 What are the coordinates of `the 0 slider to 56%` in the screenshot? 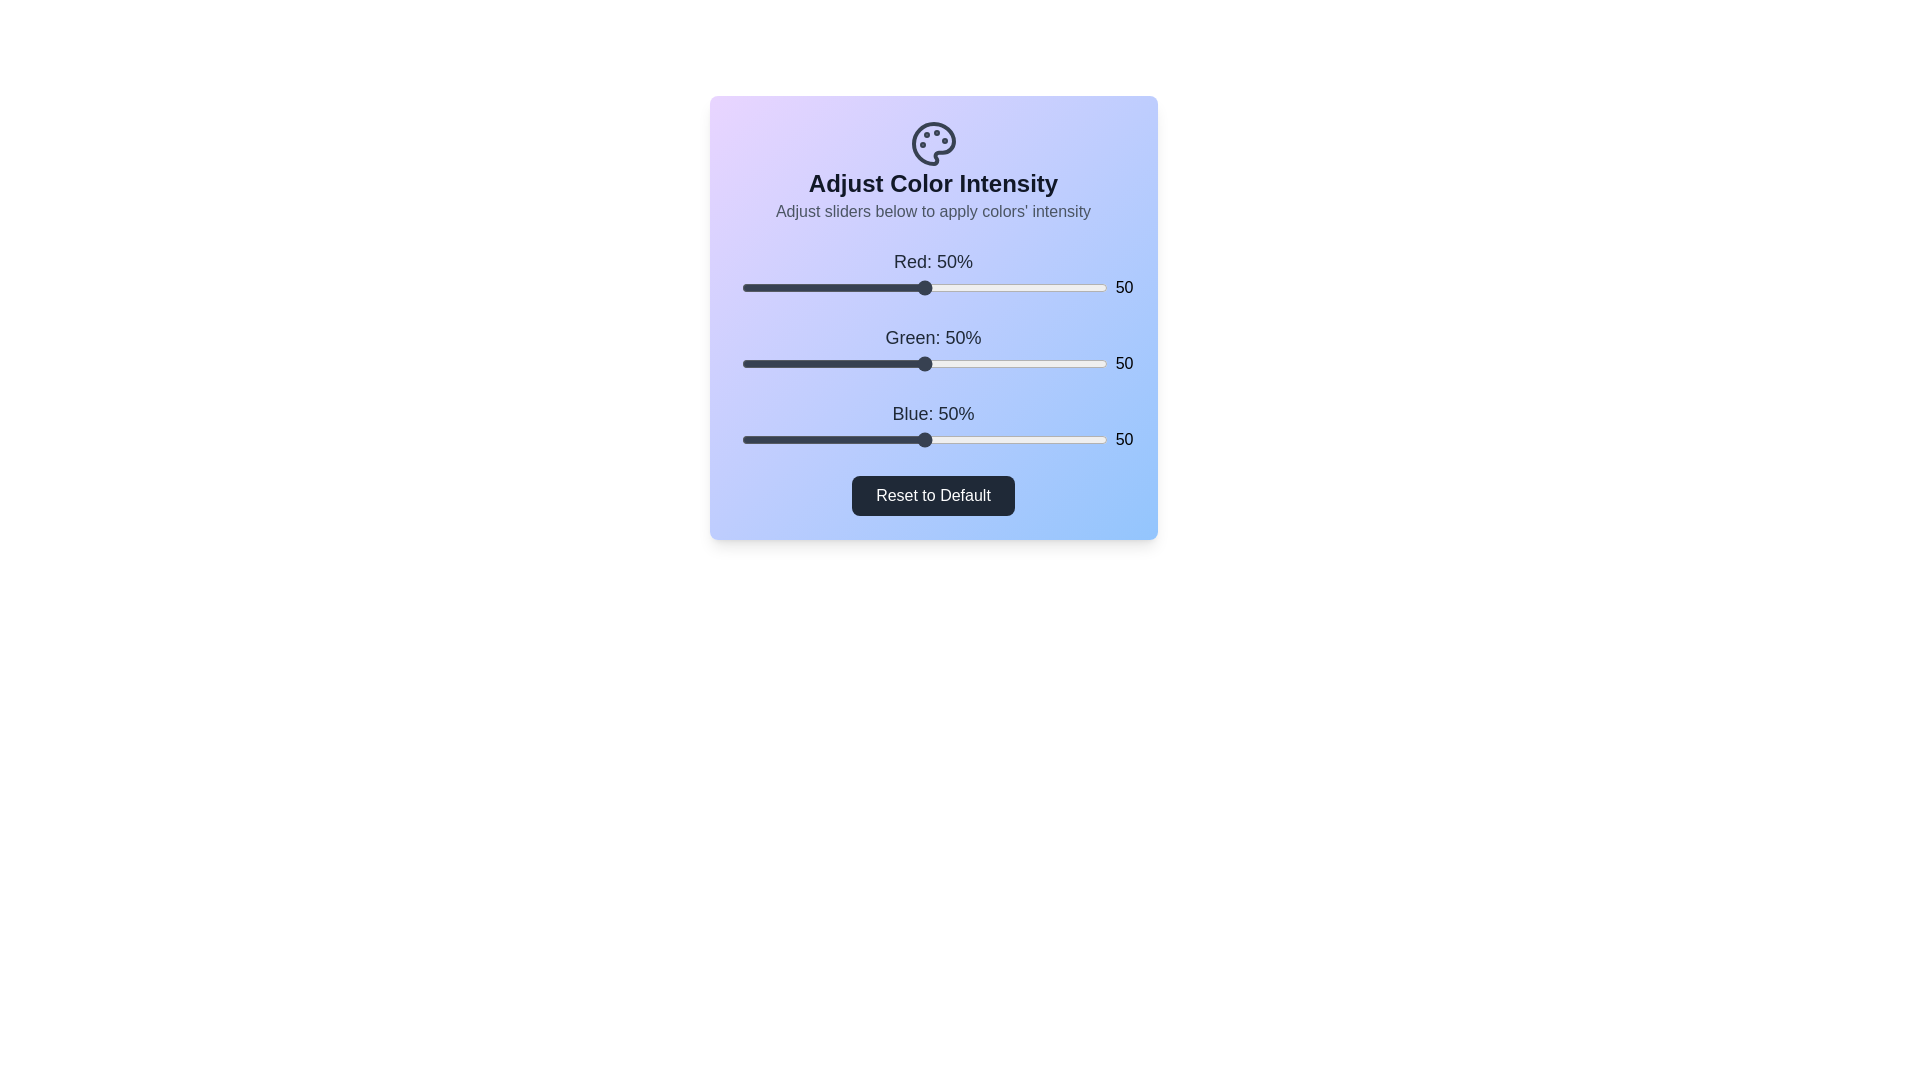 It's located at (945, 288).